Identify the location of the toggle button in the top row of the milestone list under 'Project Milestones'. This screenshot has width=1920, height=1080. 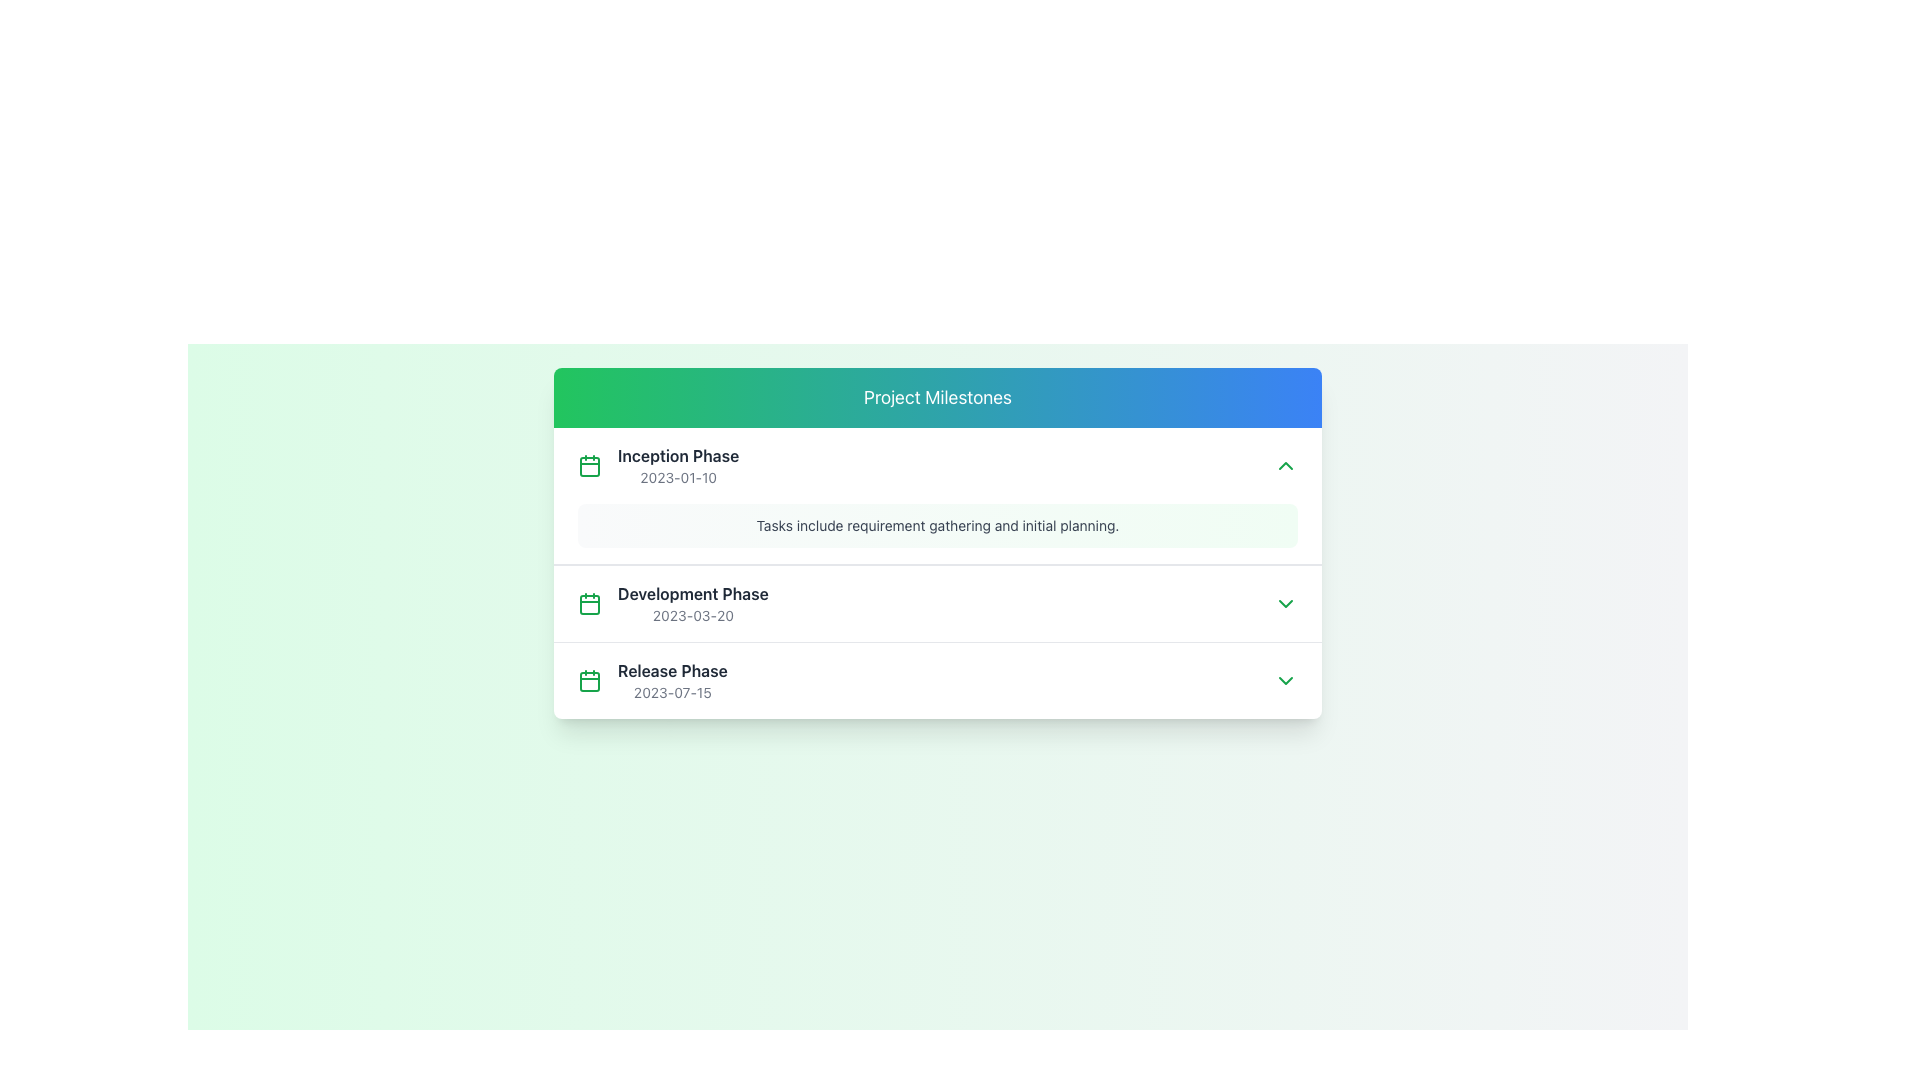
(1286, 466).